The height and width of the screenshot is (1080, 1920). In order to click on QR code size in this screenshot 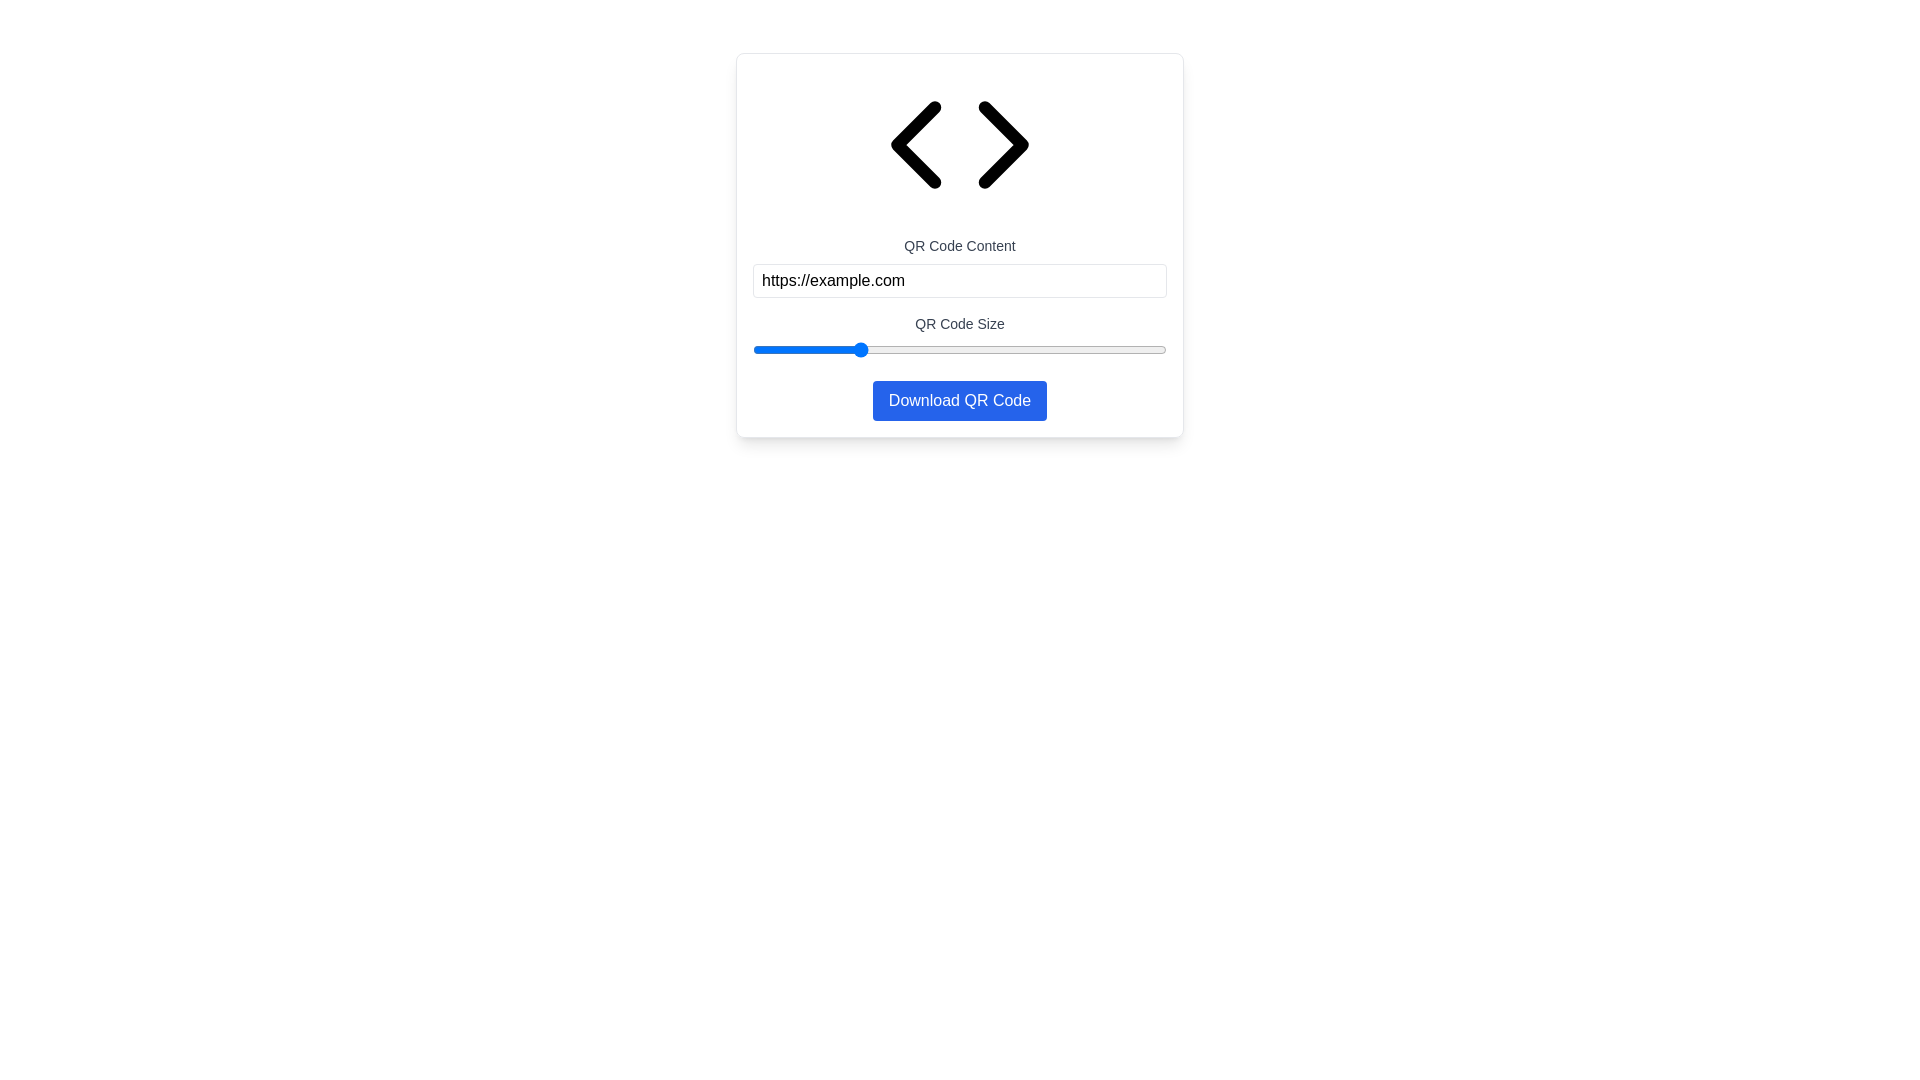, I will do `click(829, 349)`.